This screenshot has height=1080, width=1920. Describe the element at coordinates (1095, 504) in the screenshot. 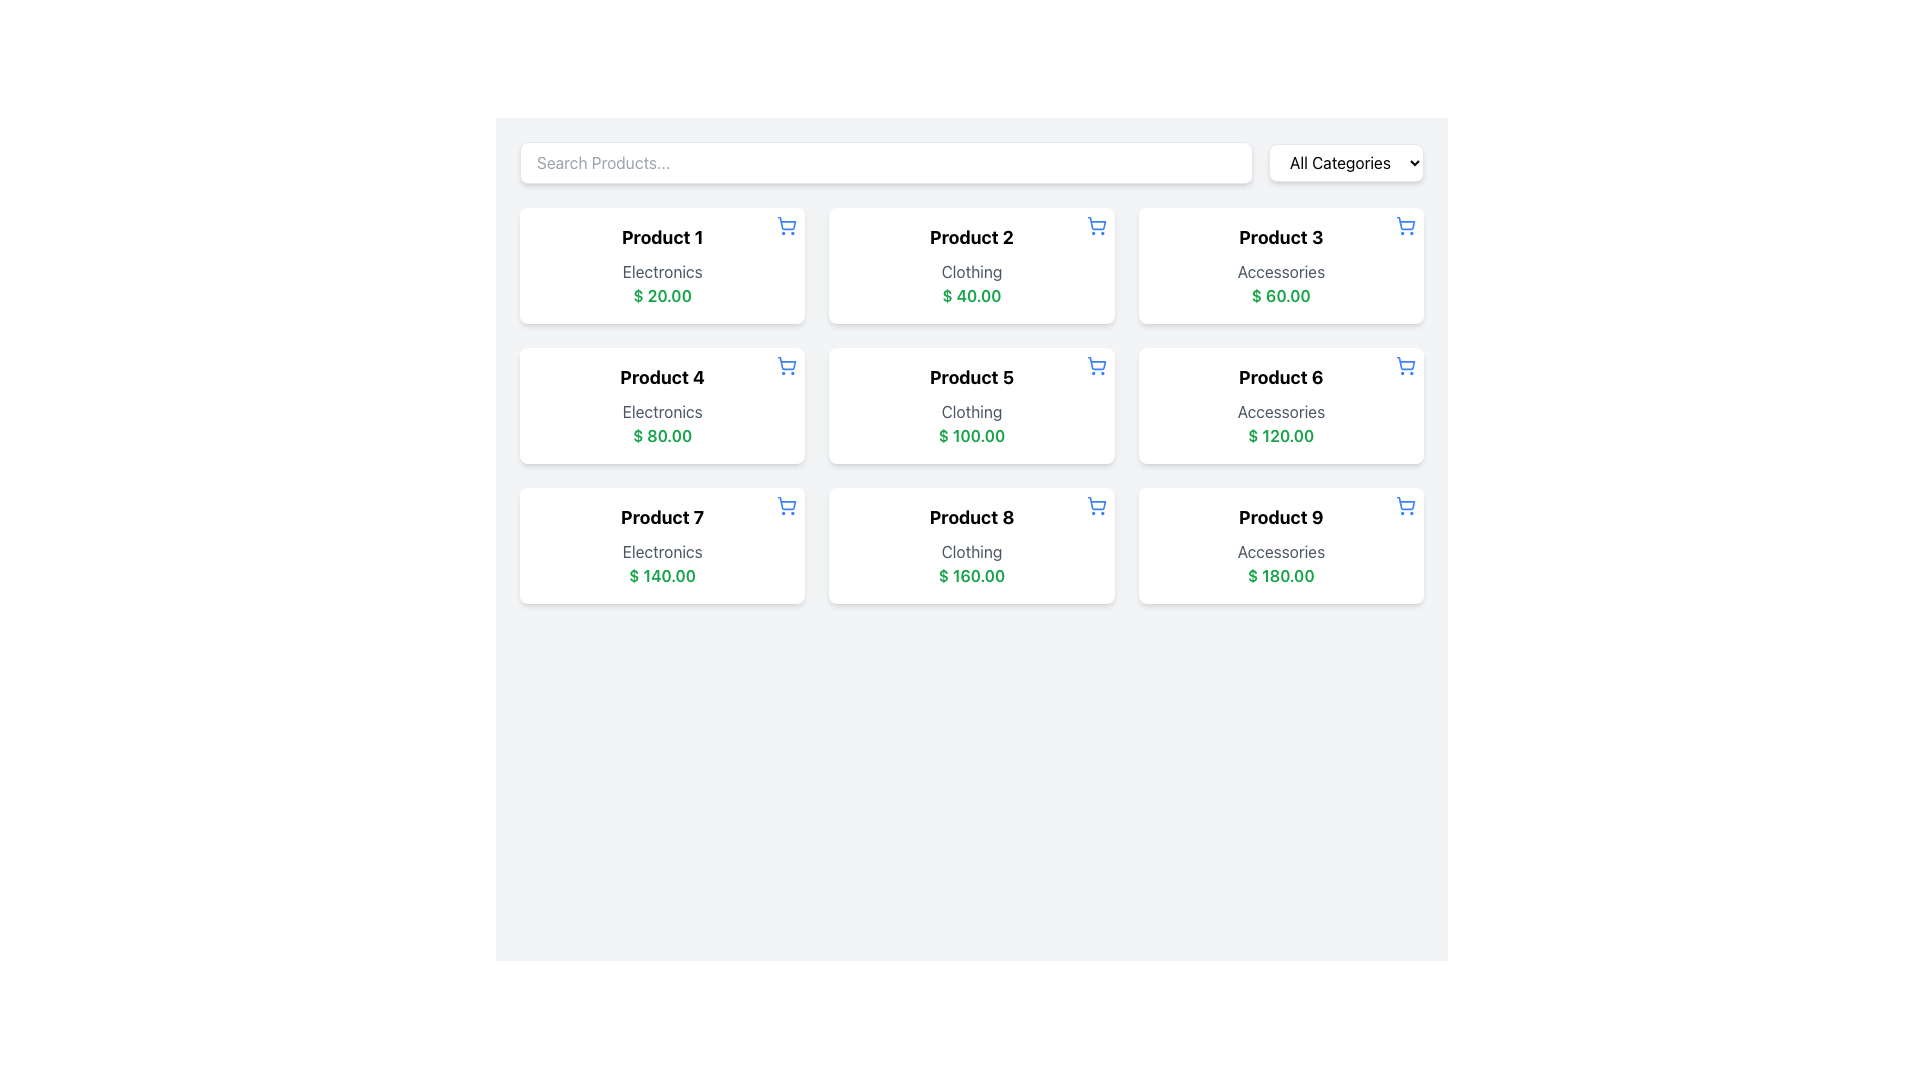

I see `the shopping cart icon button located at the top-right corner inside the card titled 'Product 8' to interact with it` at that location.